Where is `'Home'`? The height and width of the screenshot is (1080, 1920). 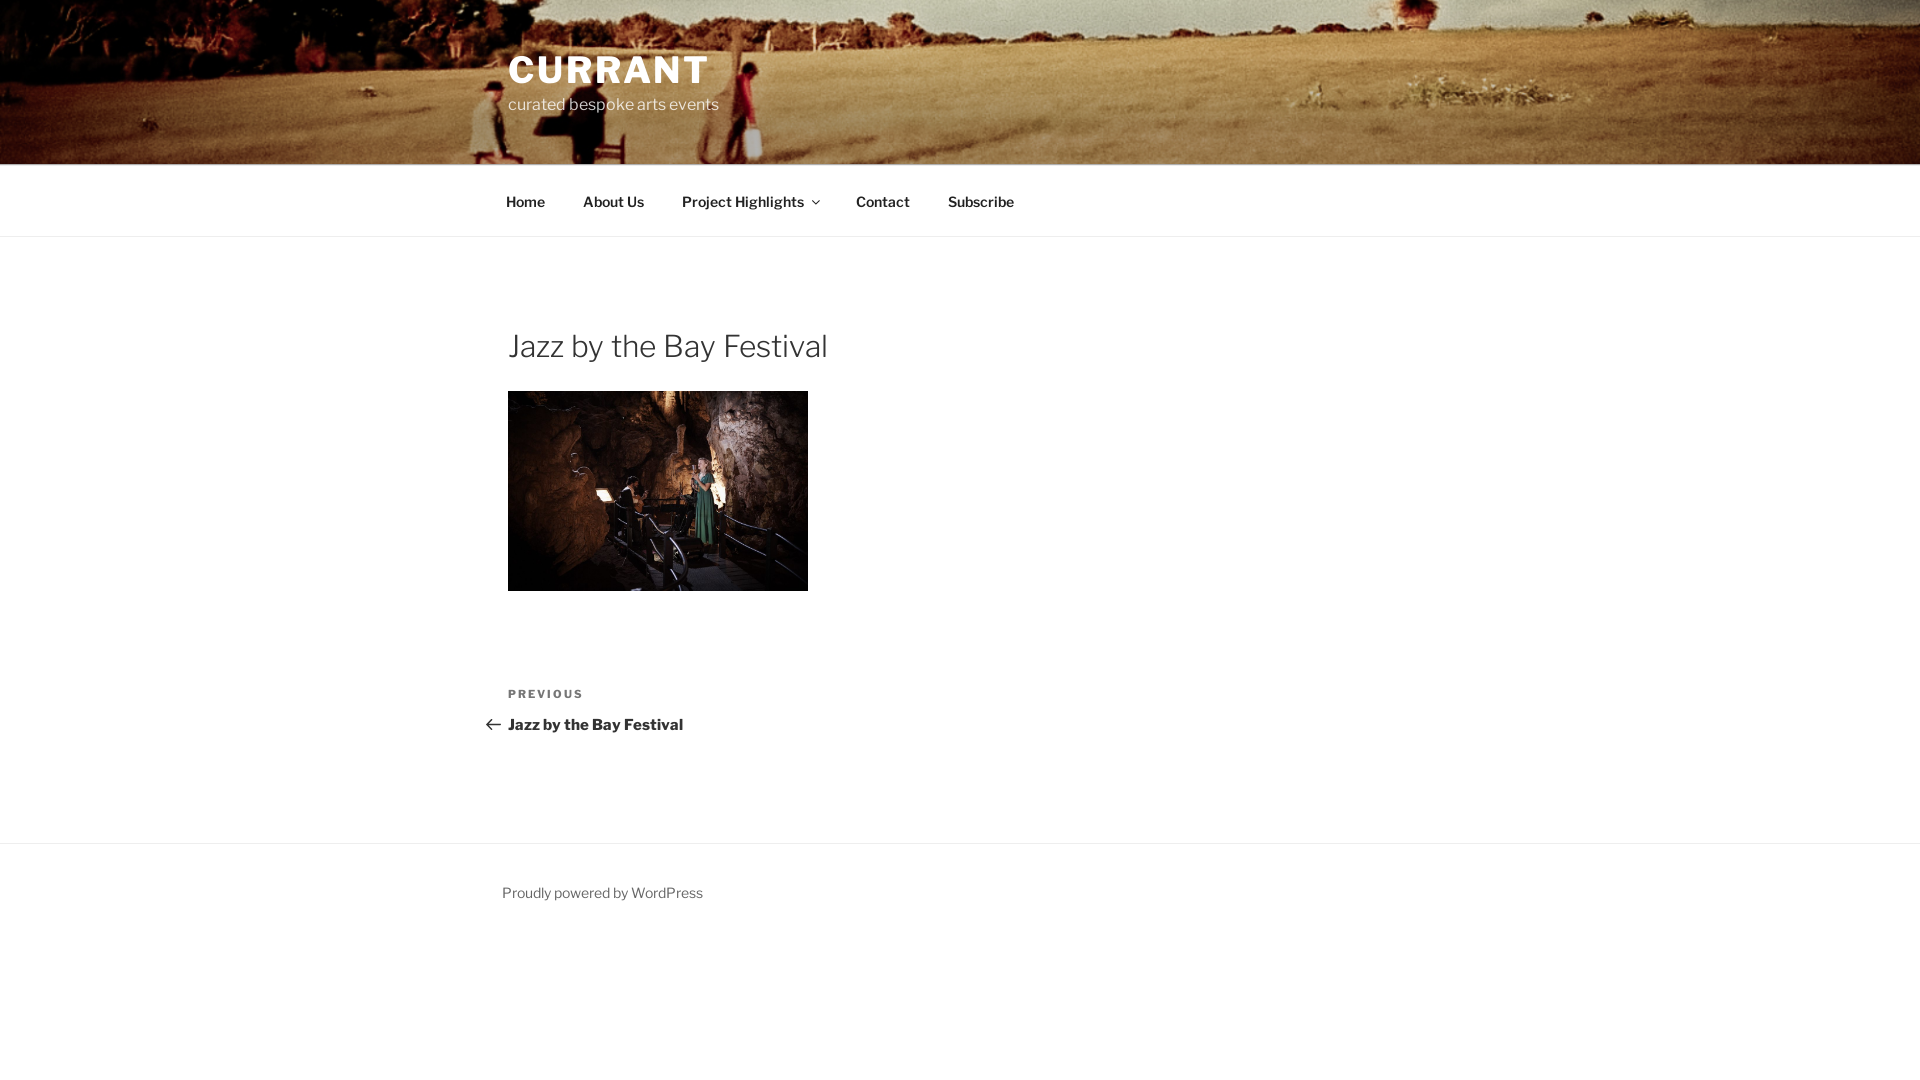
'Home' is located at coordinates (488, 200).